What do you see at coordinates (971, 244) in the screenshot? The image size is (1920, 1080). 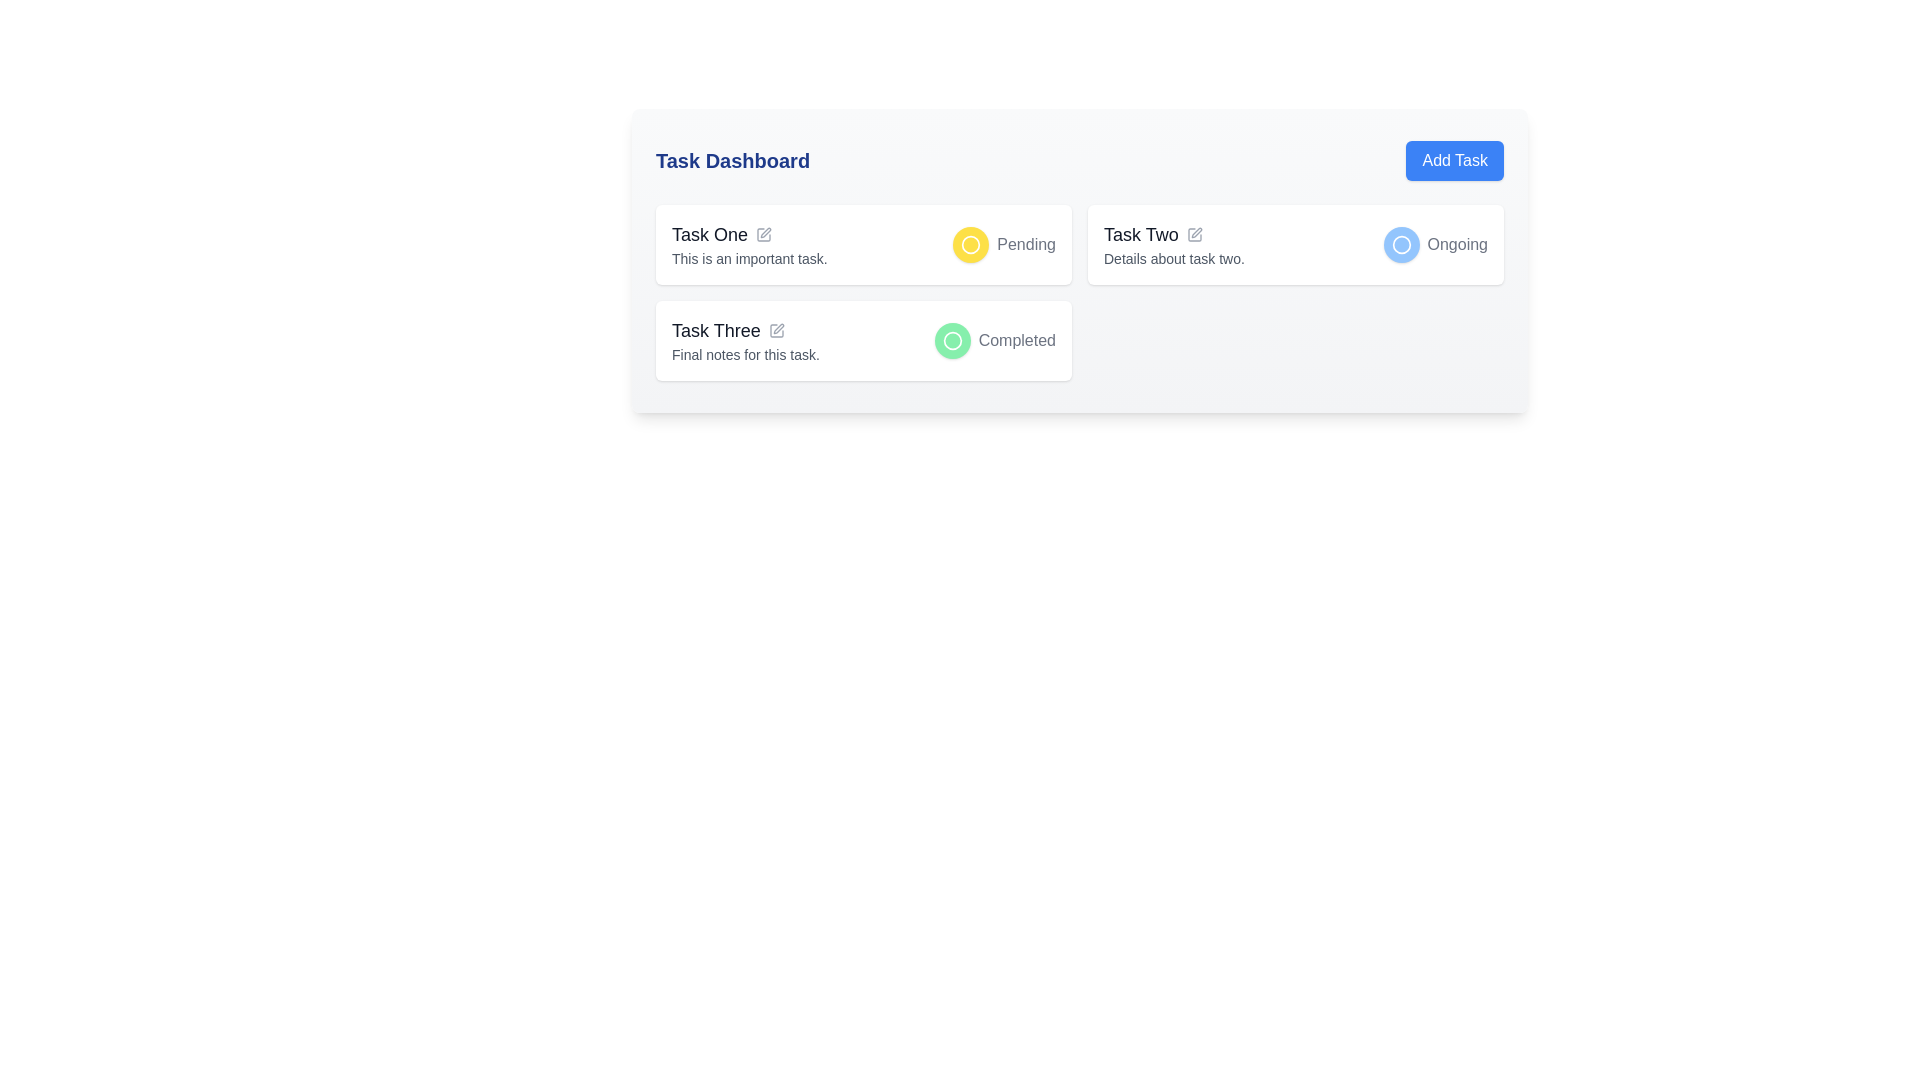 I see `the first icon (circle) in the 'Task Dashboard' under the 'Task One' section, which is positioned beside the label 'Pending'` at bounding box center [971, 244].